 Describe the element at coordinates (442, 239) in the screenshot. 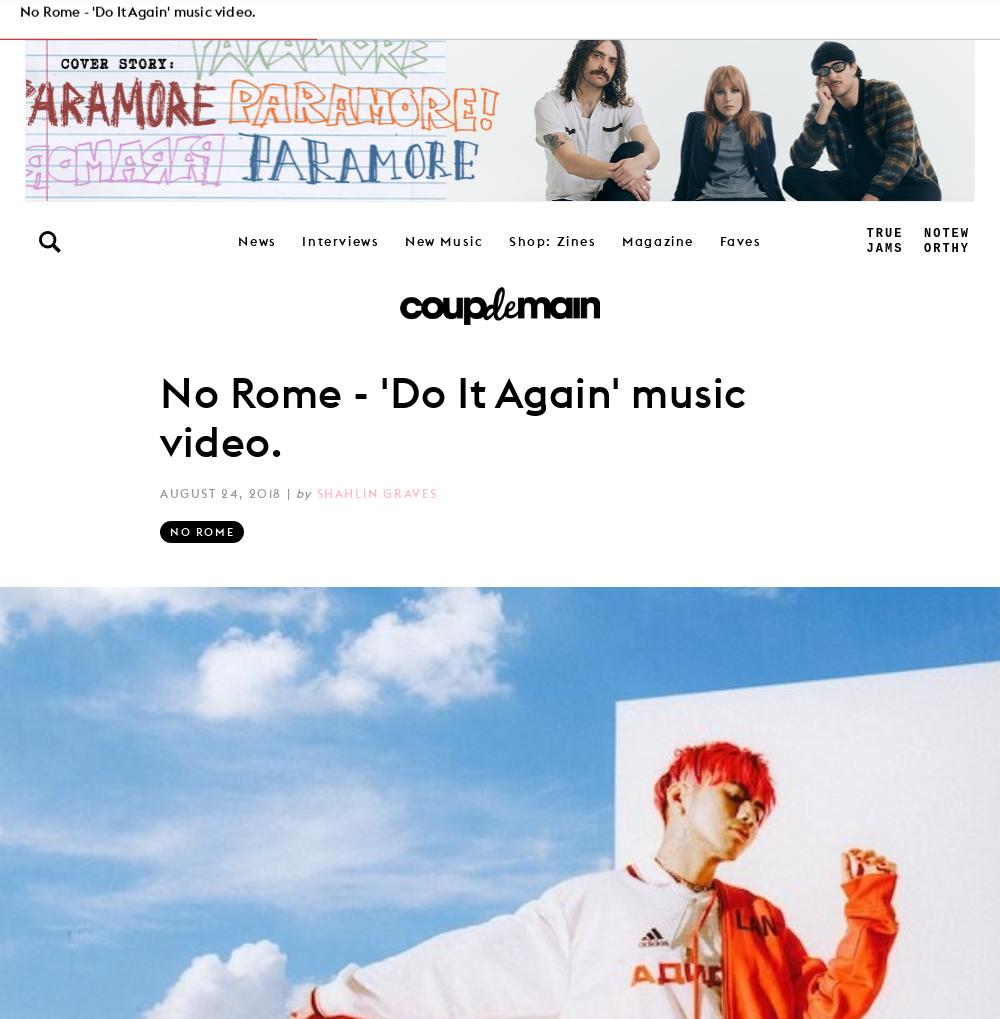

I see `'New Music'` at that location.